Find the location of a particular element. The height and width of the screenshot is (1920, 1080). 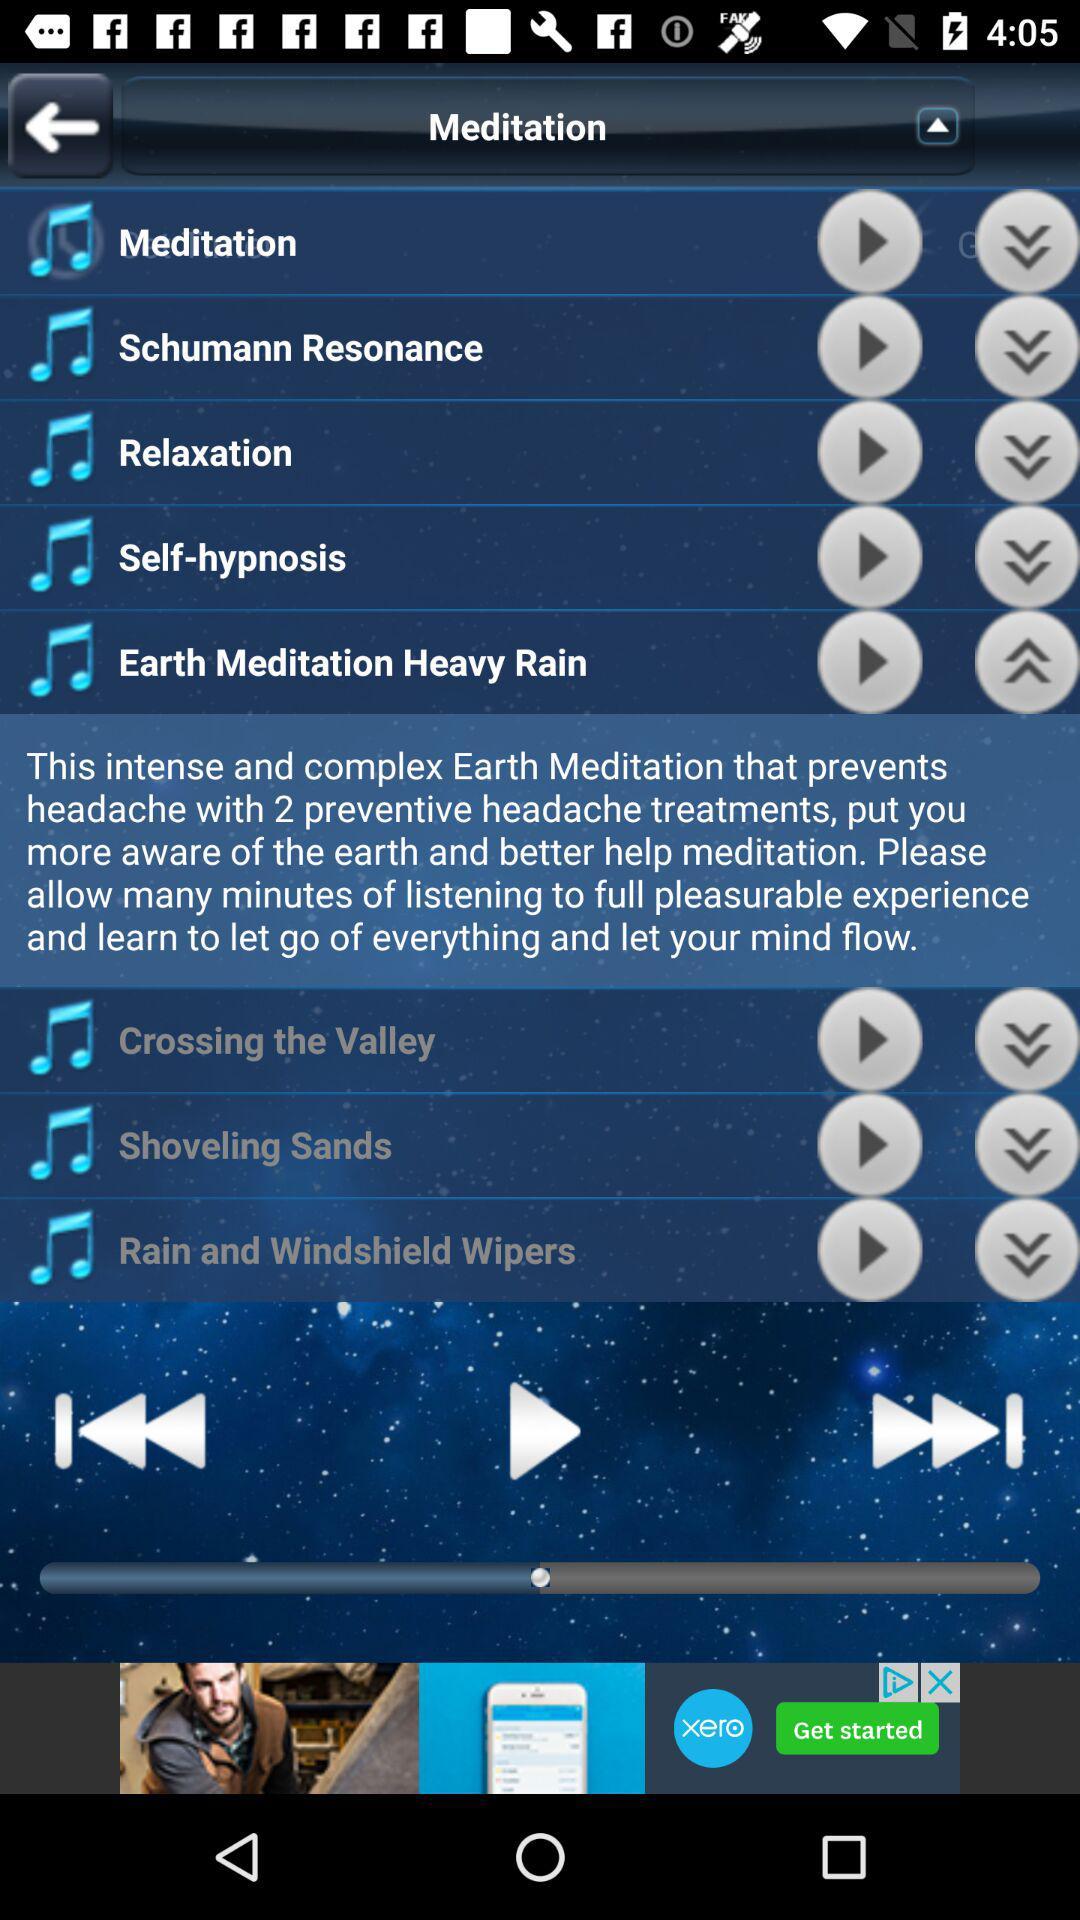

meditation is located at coordinates (869, 556).